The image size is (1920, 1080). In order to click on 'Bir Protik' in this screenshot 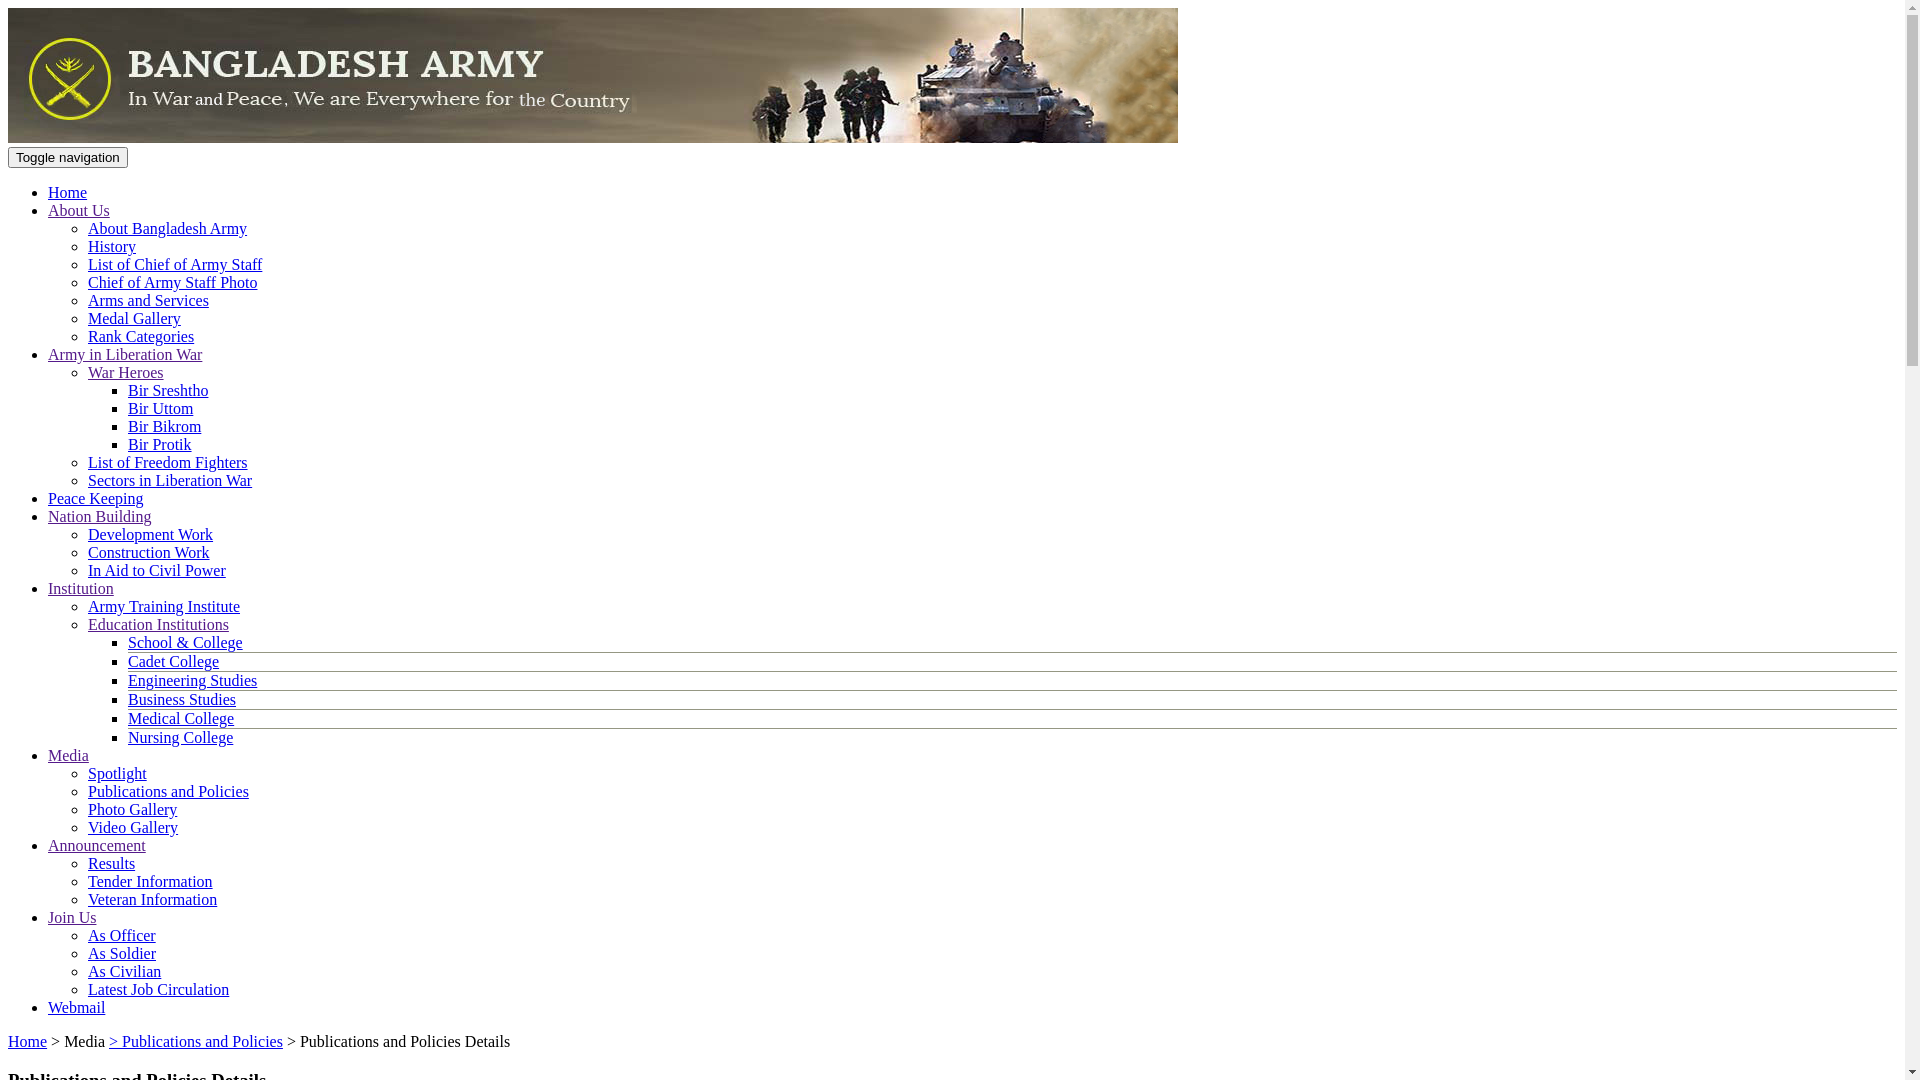, I will do `click(158, 443)`.